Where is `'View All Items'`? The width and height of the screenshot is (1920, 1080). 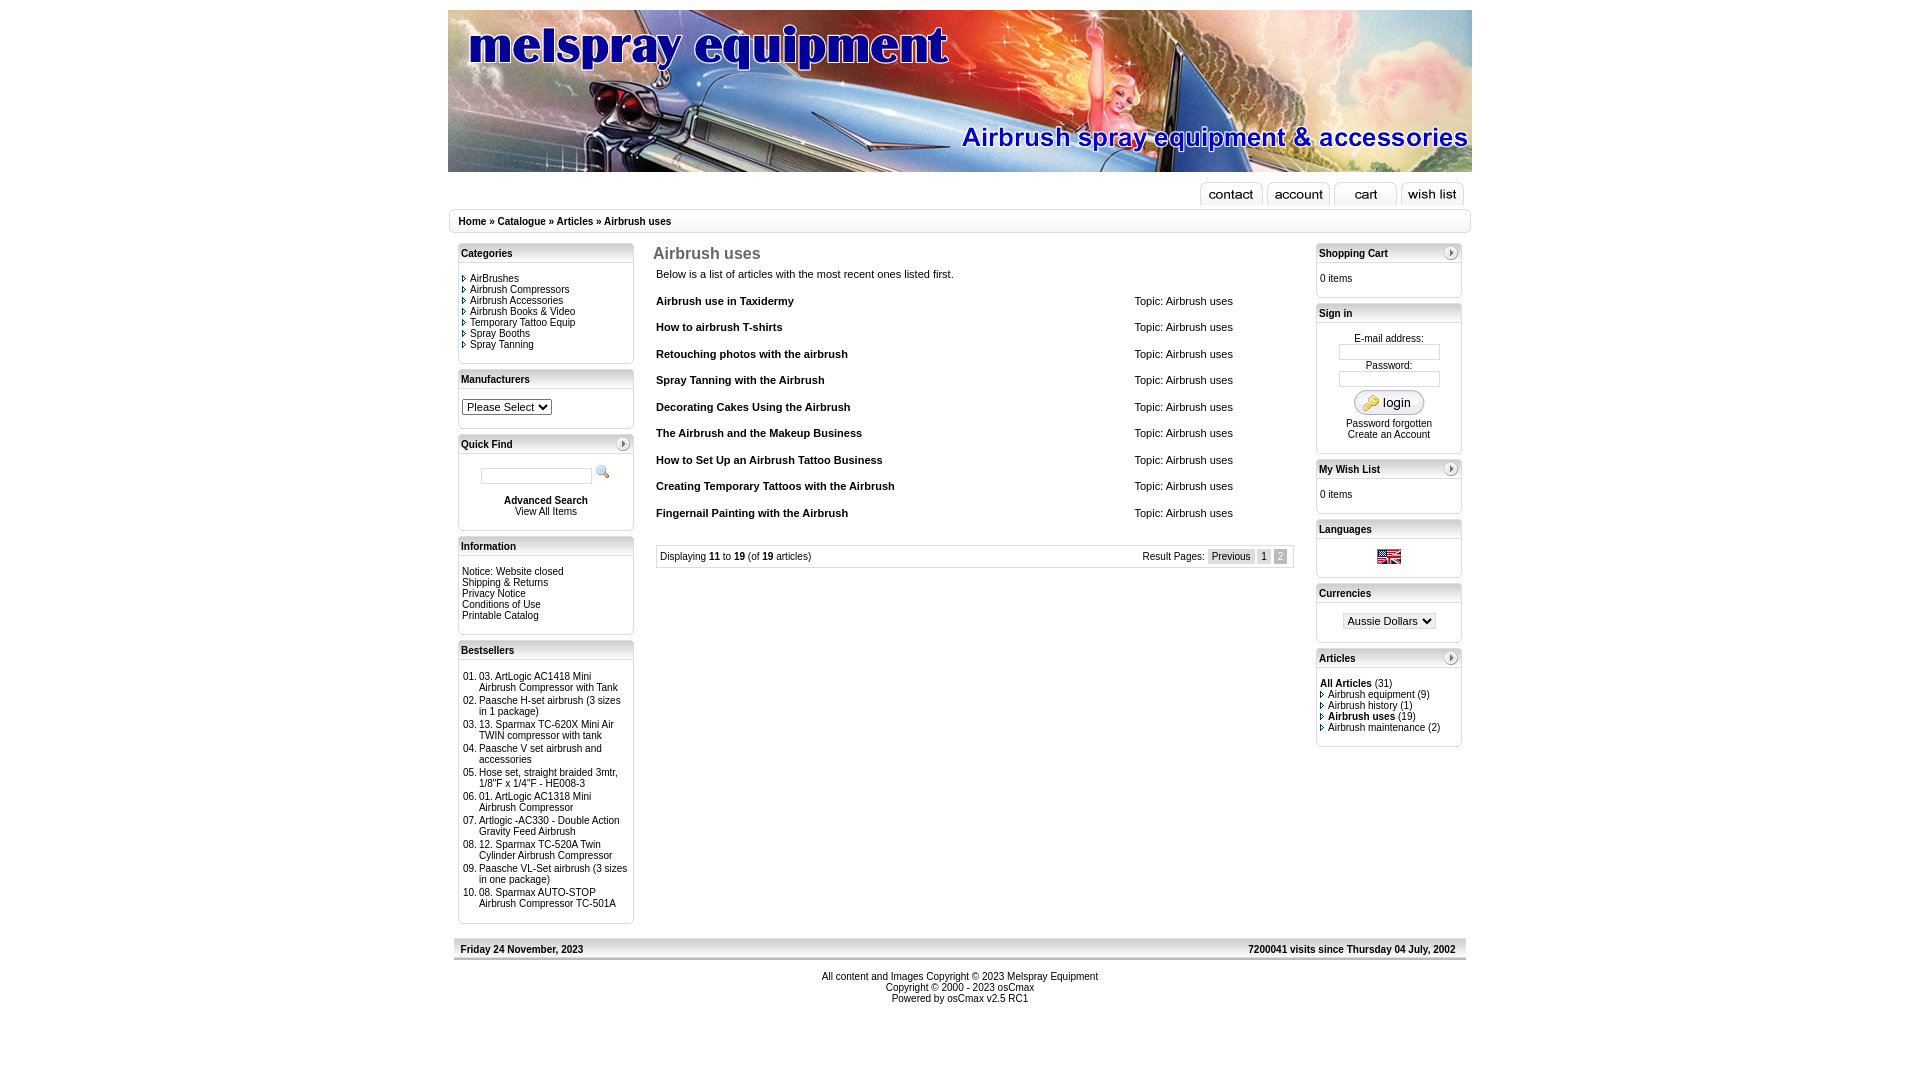
'View All Items' is located at coordinates (546, 510).